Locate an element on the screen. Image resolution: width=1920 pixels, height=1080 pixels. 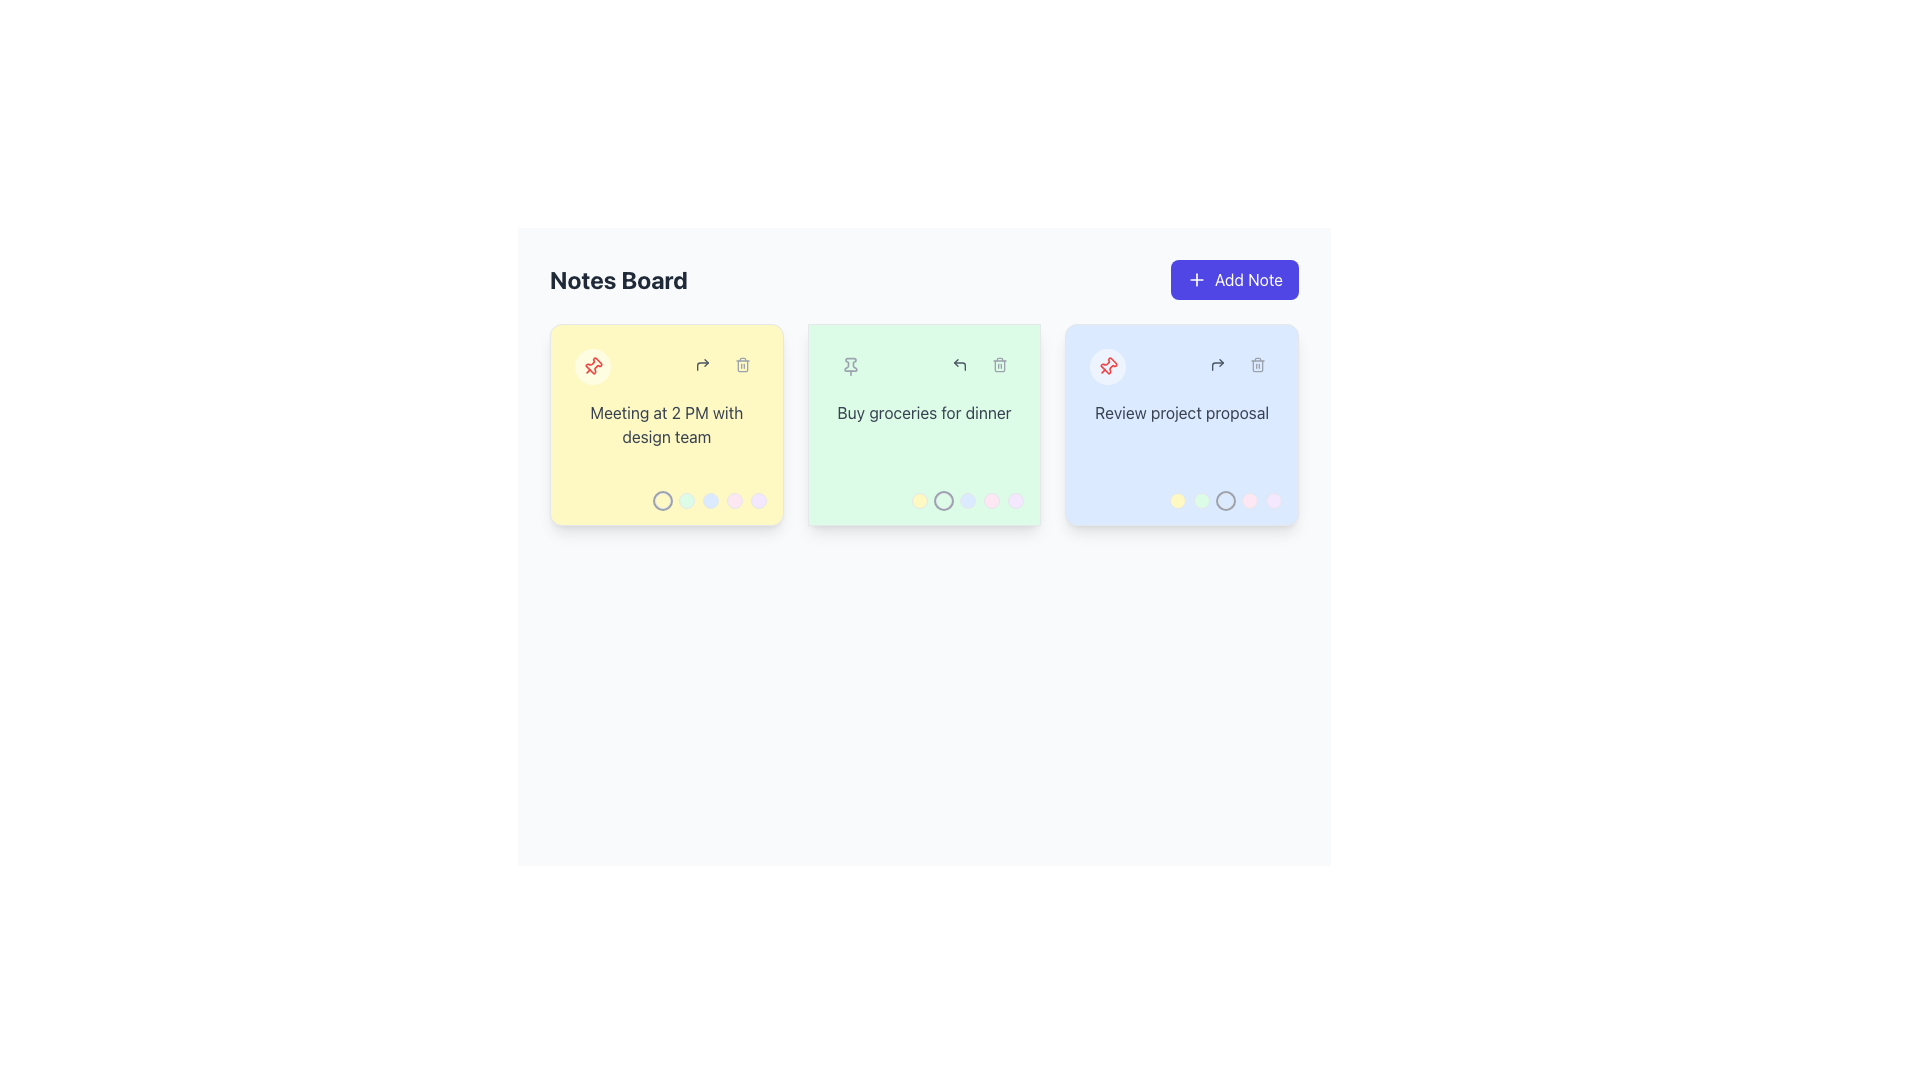
the fourth circular interactive color indicator with a pink background located in the bottom-right corner of the blue note card titled 'Review project proposal' is located at coordinates (1248, 500).